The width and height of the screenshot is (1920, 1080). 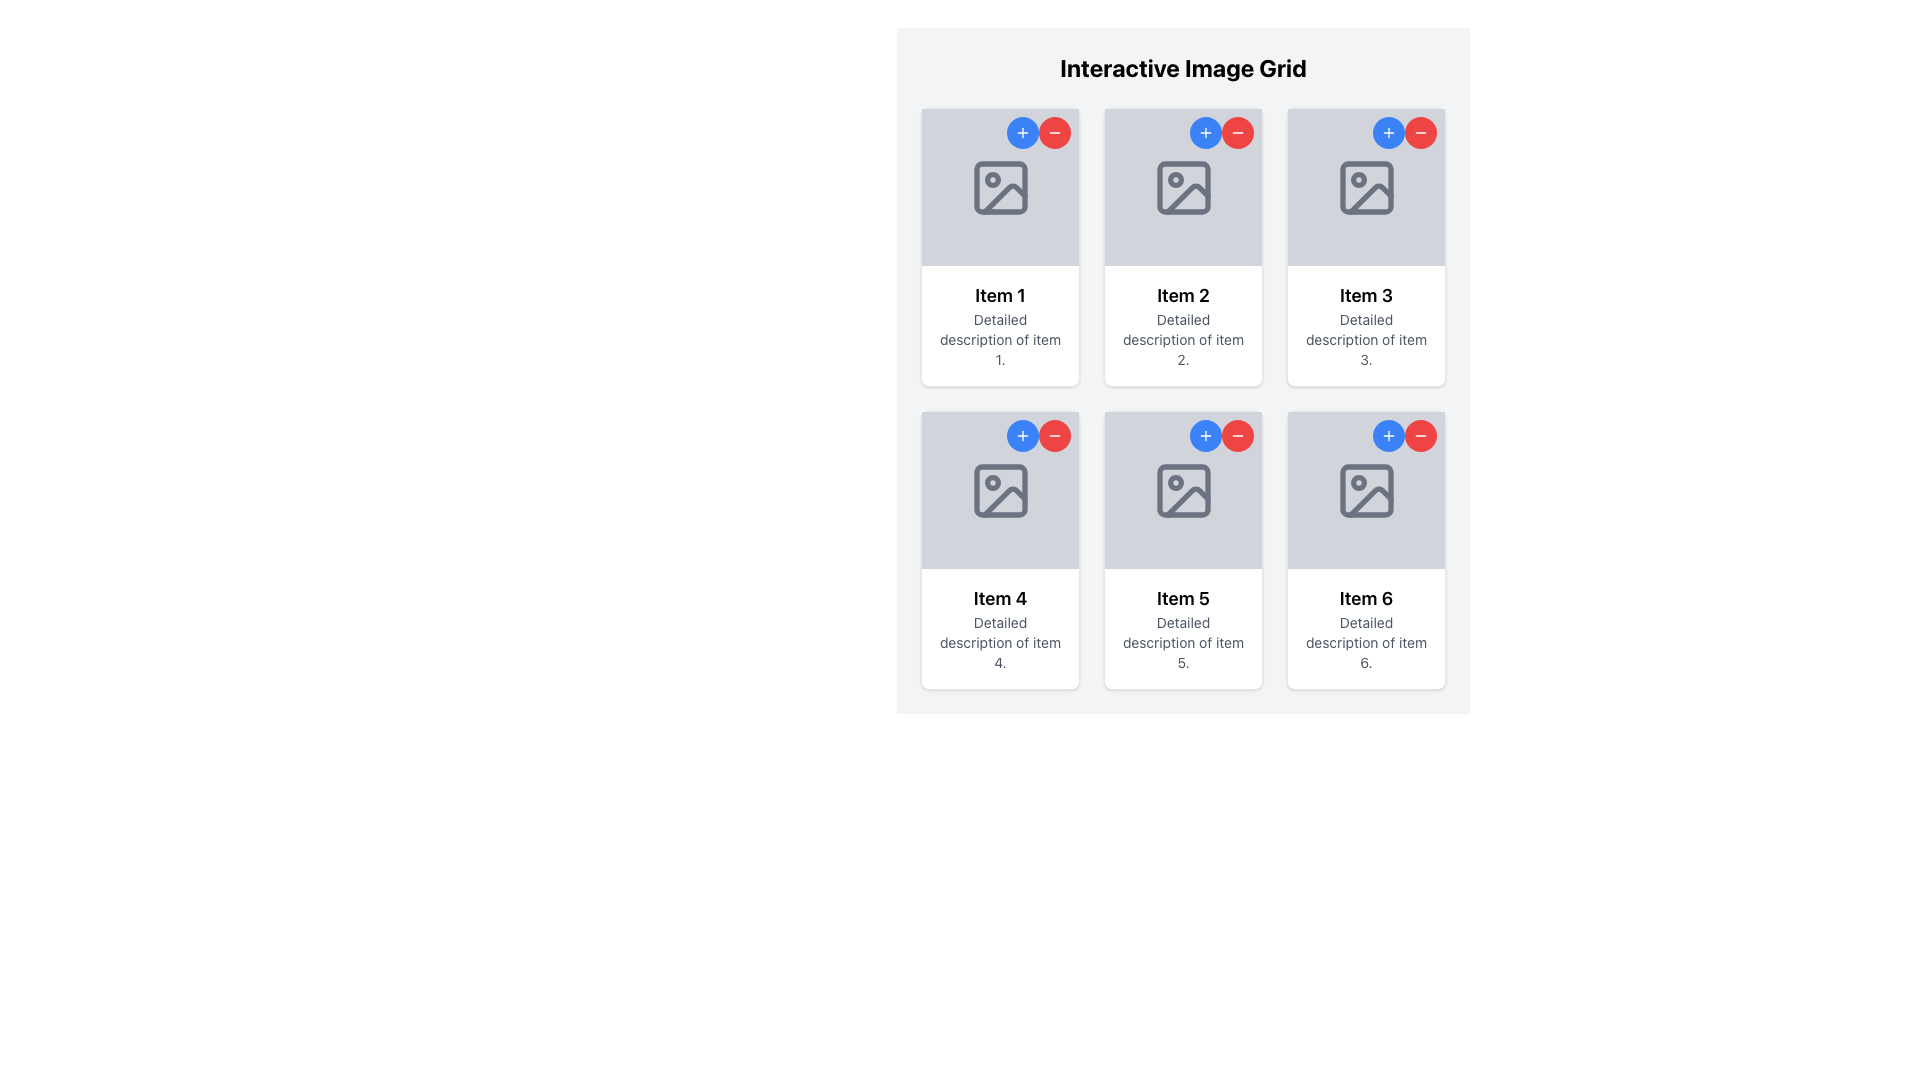 What do you see at coordinates (1365, 187) in the screenshot?
I see `the graphical decorative element (SVG rectangle) located in the 'Item 3' card of the image frame icon, which is a square with rounded corners and lacks visible fill or text` at bounding box center [1365, 187].